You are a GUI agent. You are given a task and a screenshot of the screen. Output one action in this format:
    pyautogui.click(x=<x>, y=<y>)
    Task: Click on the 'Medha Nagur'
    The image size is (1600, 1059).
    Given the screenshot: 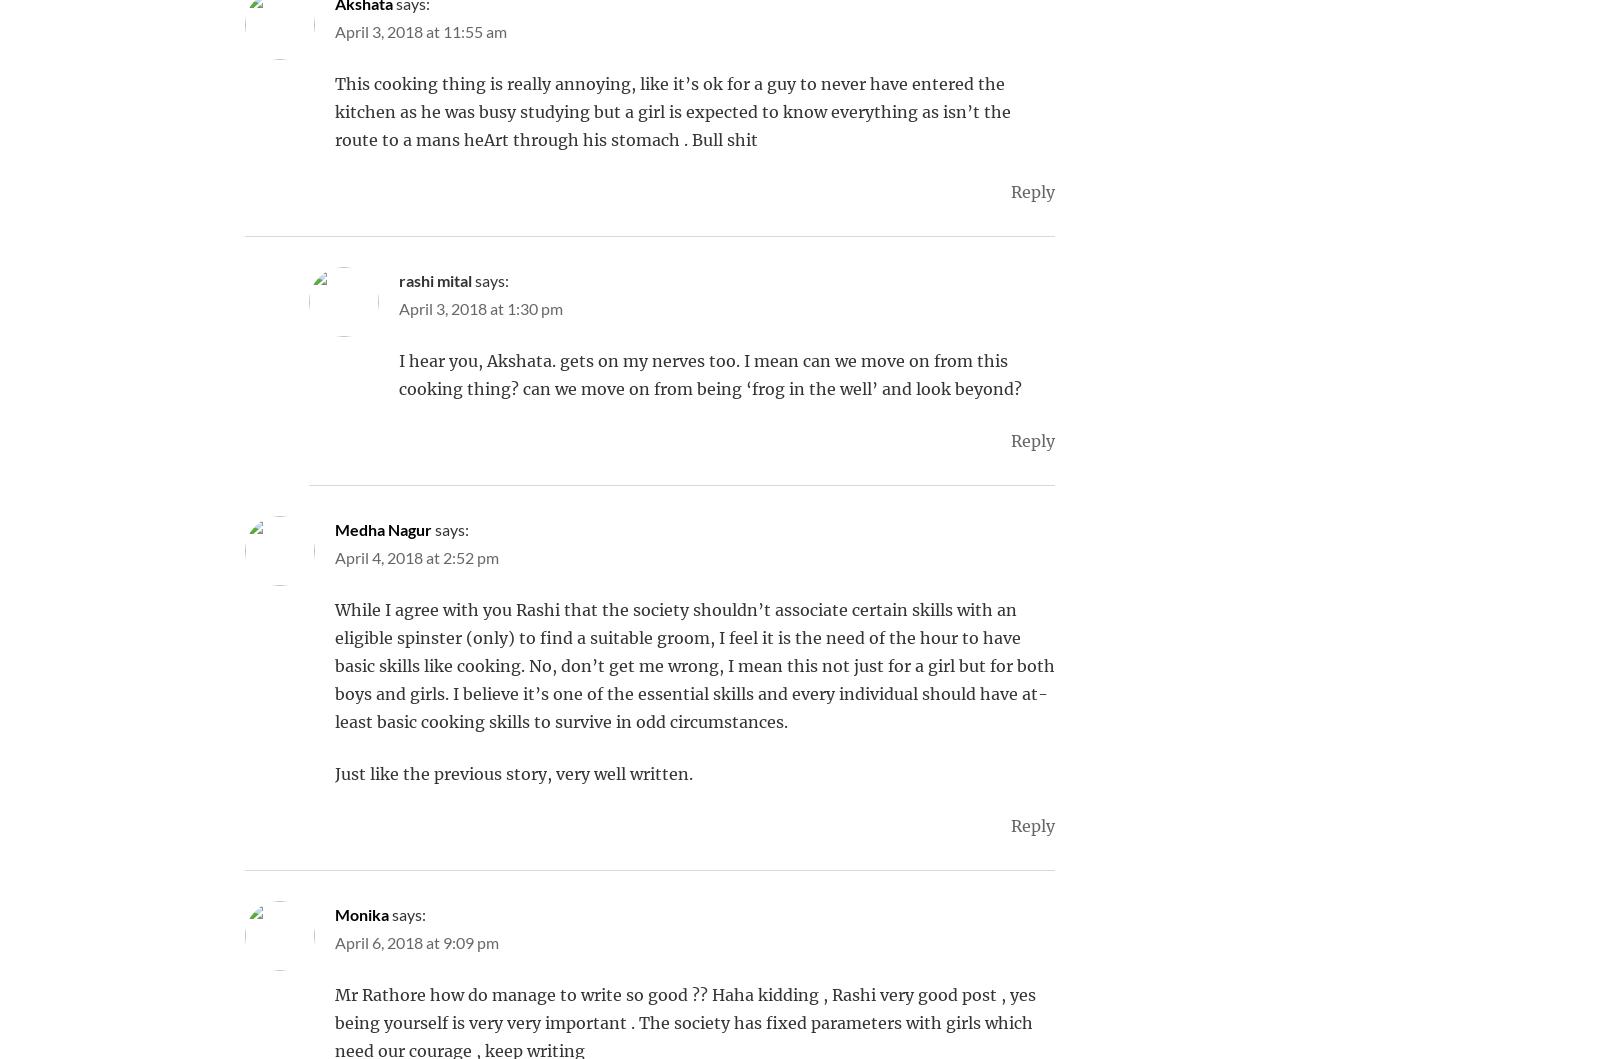 What is the action you would take?
    pyautogui.click(x=383, y=529)
    